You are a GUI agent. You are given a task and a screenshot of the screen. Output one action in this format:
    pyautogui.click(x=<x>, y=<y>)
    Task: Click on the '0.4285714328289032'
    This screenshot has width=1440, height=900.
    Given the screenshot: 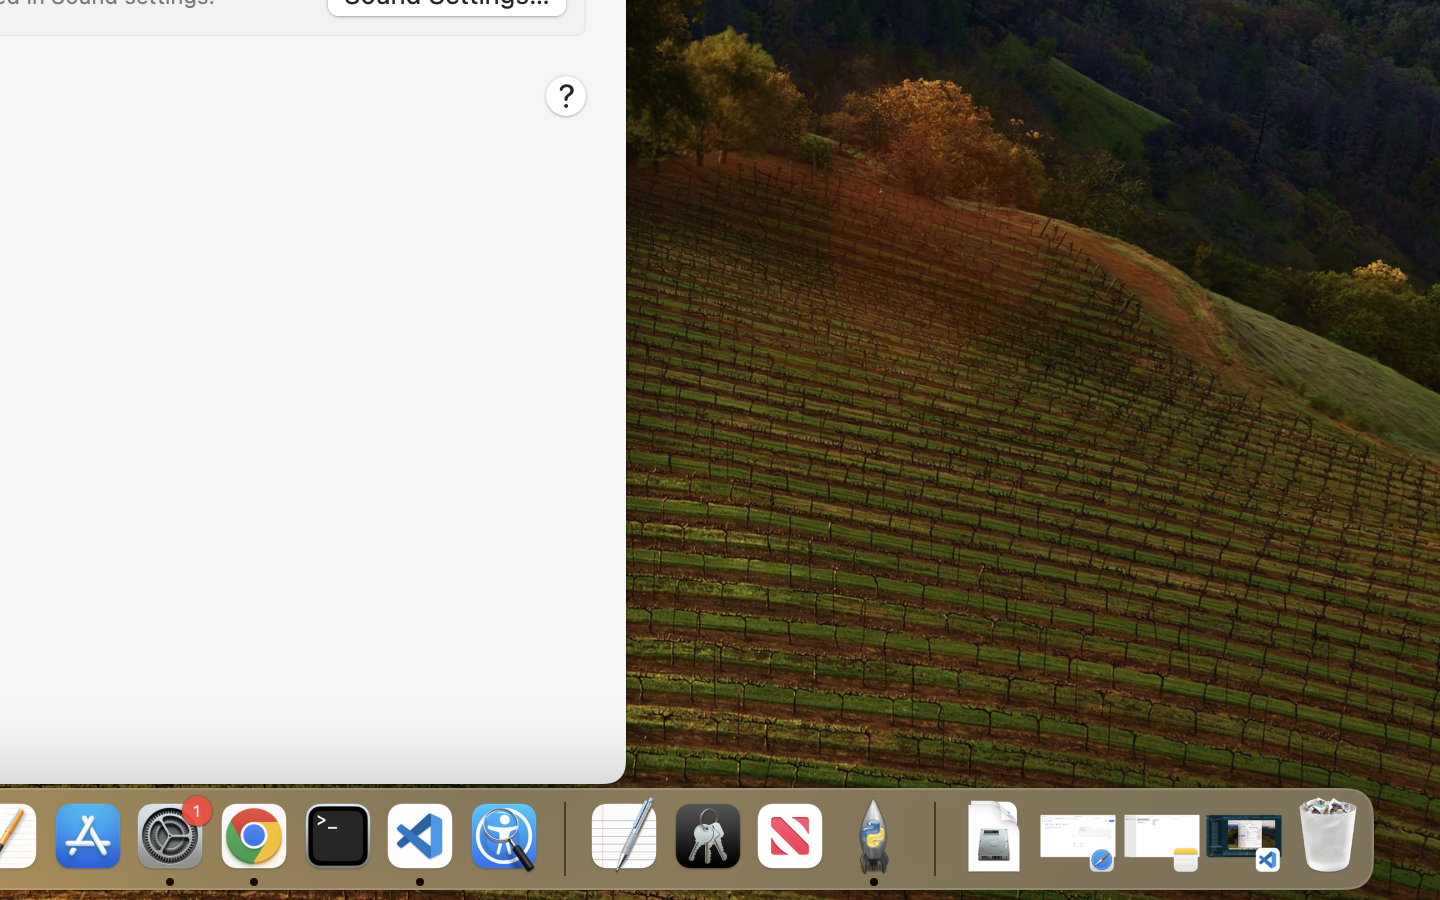 What is the action you would take?
    pyautogui.click(x=562, y=837)
    